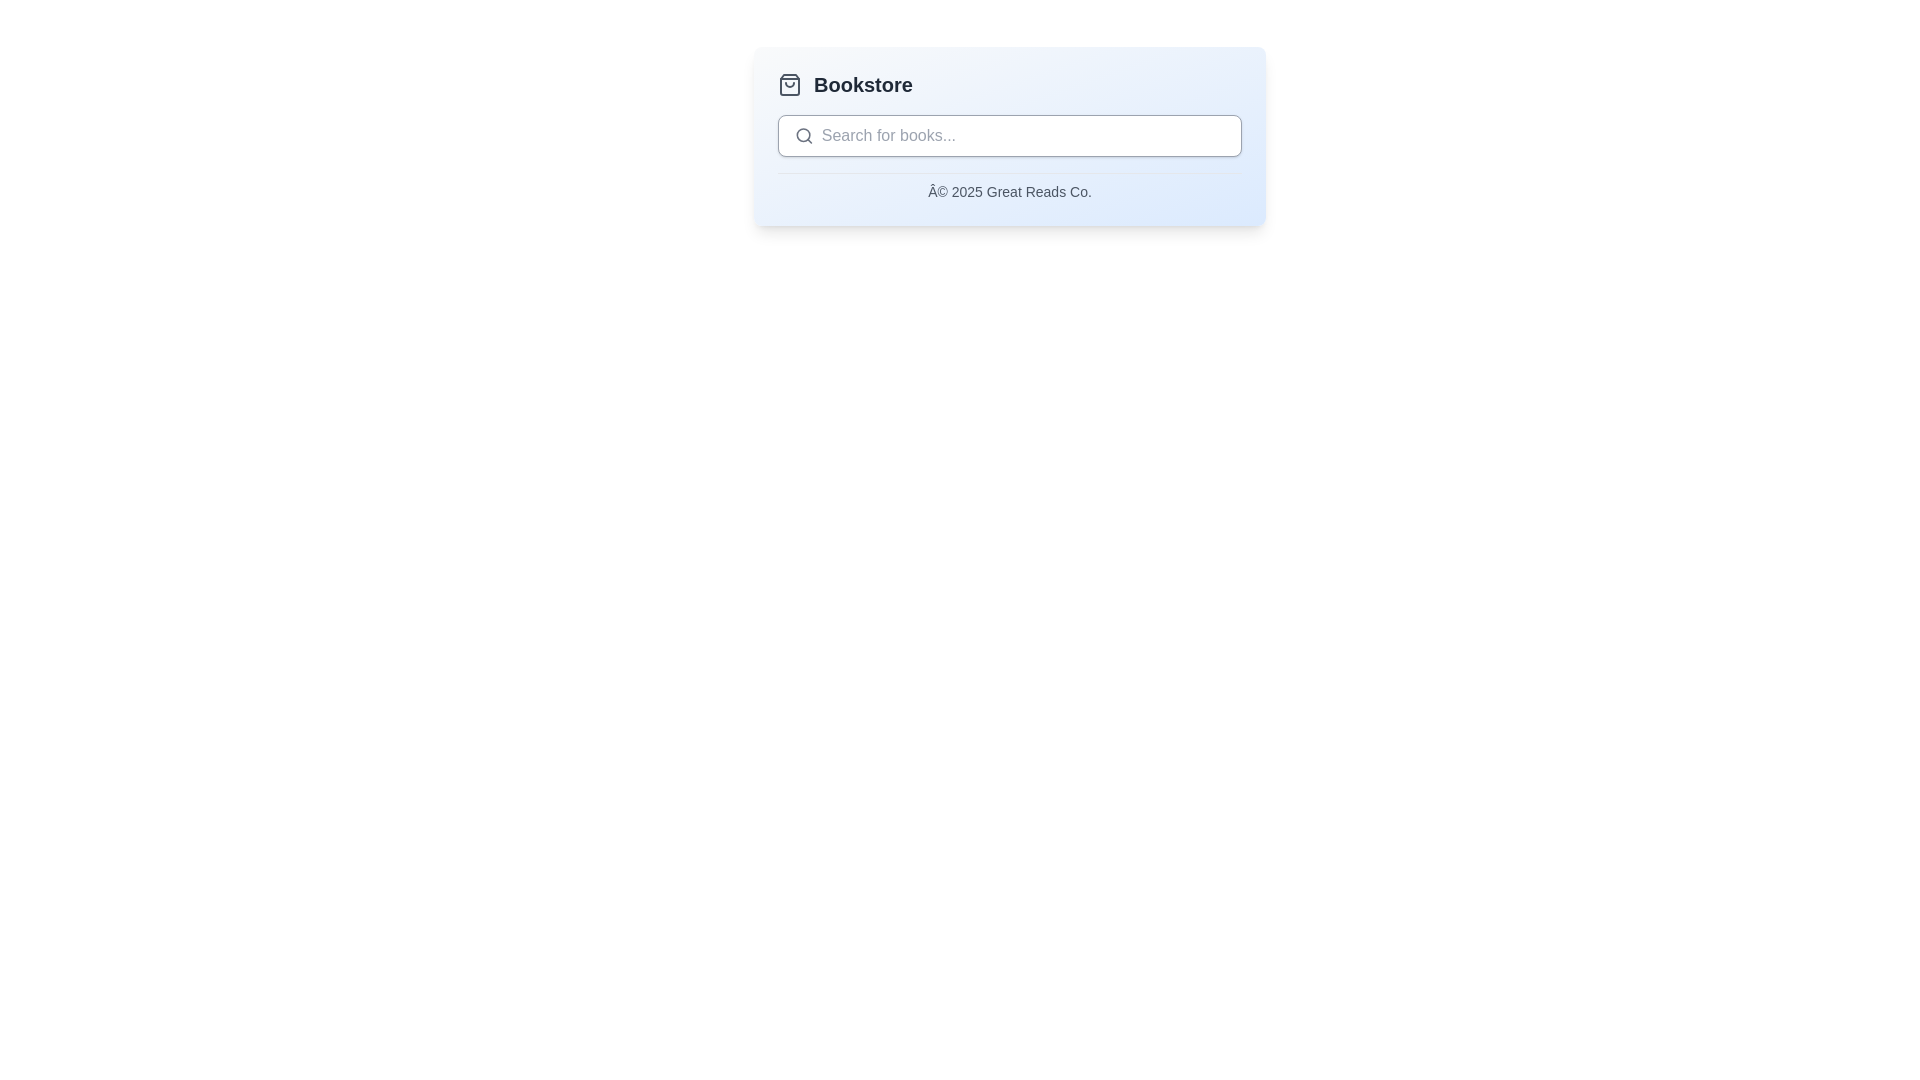 Image resolution: width=1920 pixels, height=1080 pixels. Describe the element at coordinates (789, 83) in the screenshot. I see `the shopping bag icon located to the left of the text 'Bookstore' in the upper left portion of the interface` at that location.